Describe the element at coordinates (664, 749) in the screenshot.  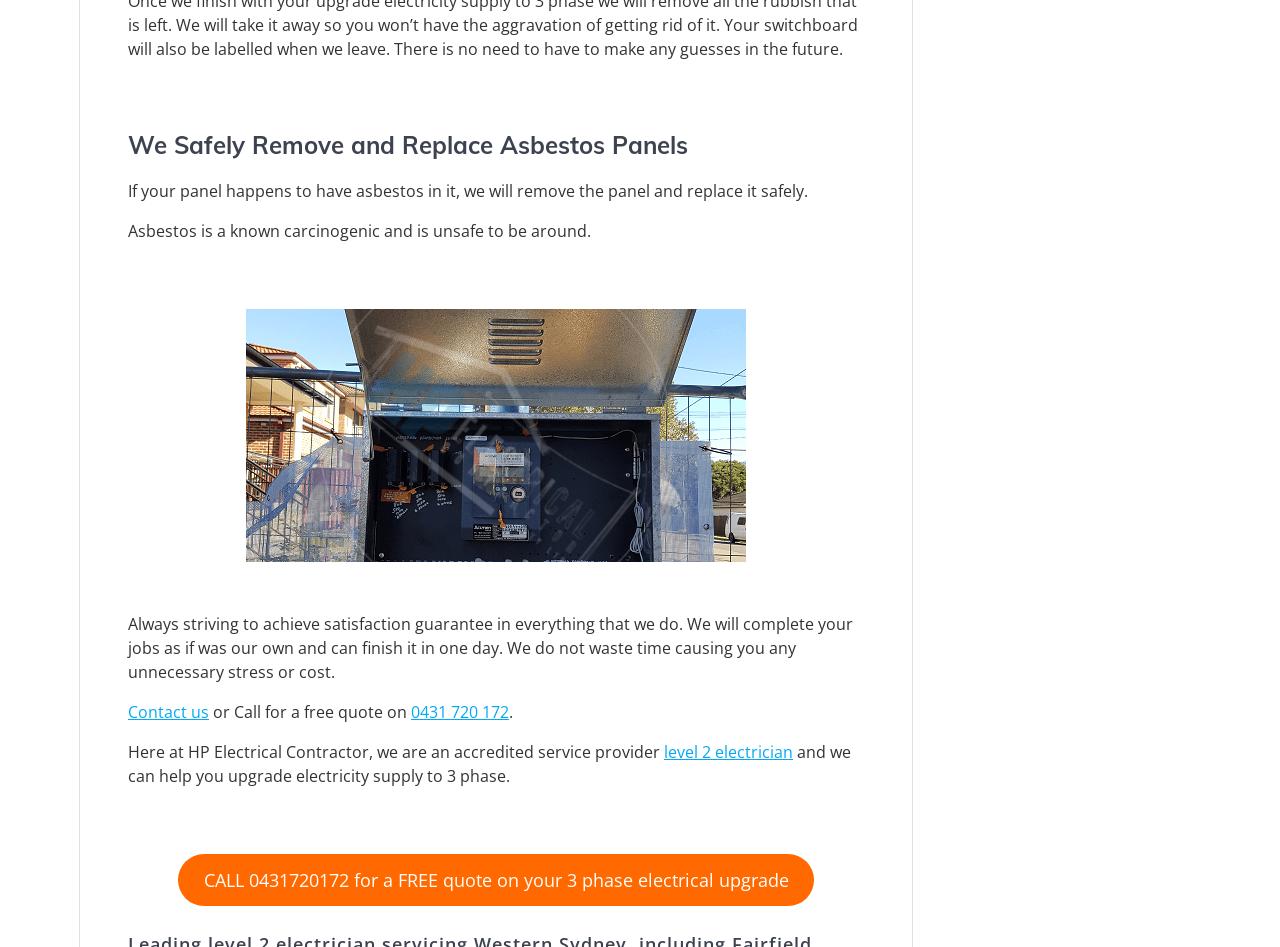
I see `'level 2 electrician'` at that location.